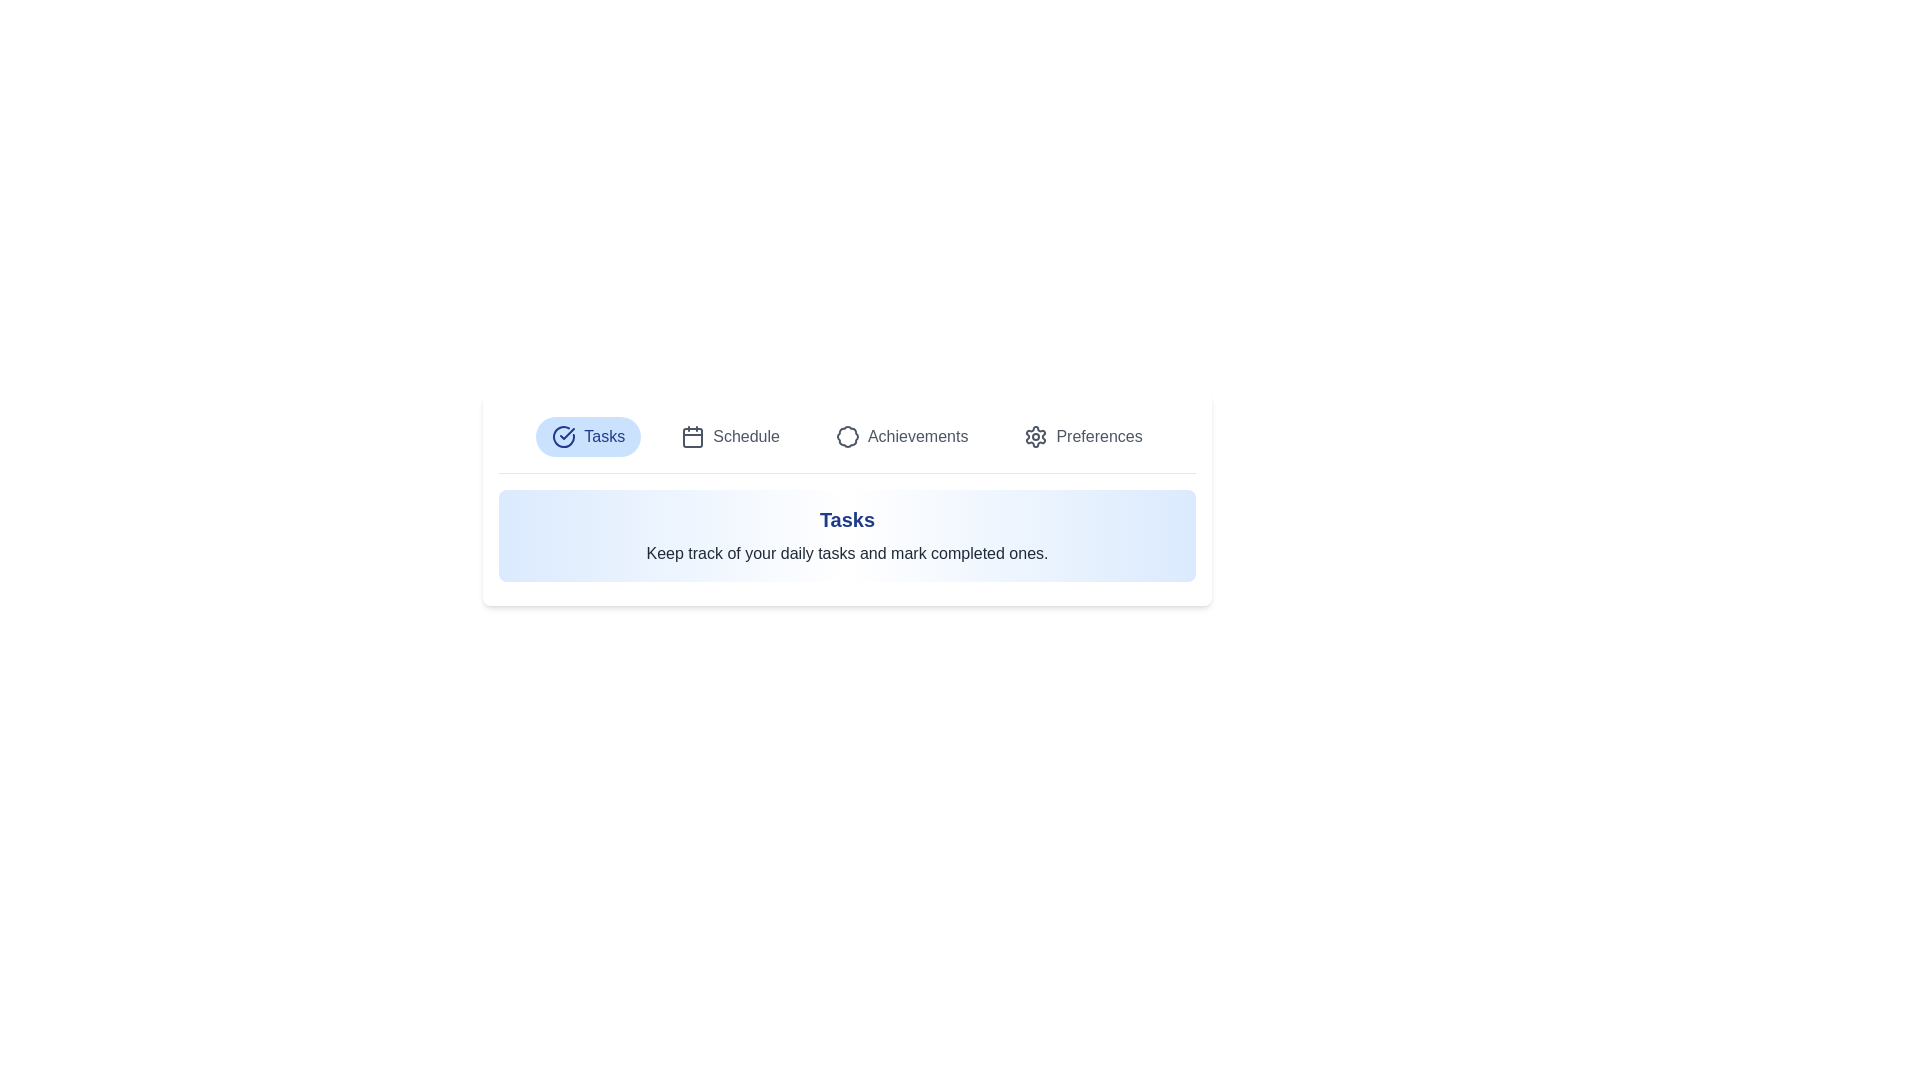 Image resolution: width=1920 pixels, height=1080 pixels. Describe the element at coordinates (901, 435) in the screenshot. I see `the 'Achievements' button in the horizontal navigation menu` at that location.